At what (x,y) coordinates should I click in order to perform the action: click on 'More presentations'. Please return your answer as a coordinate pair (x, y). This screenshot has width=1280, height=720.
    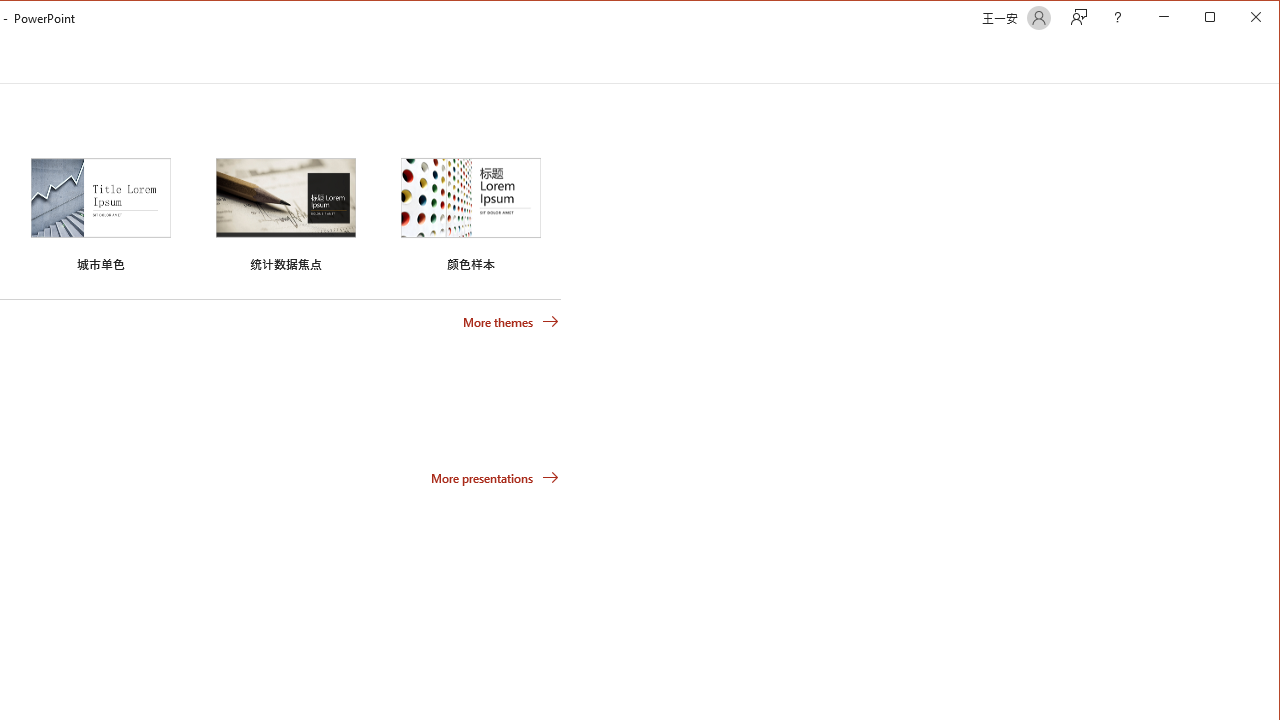
    Looking at the image, I should click on (494, 478).